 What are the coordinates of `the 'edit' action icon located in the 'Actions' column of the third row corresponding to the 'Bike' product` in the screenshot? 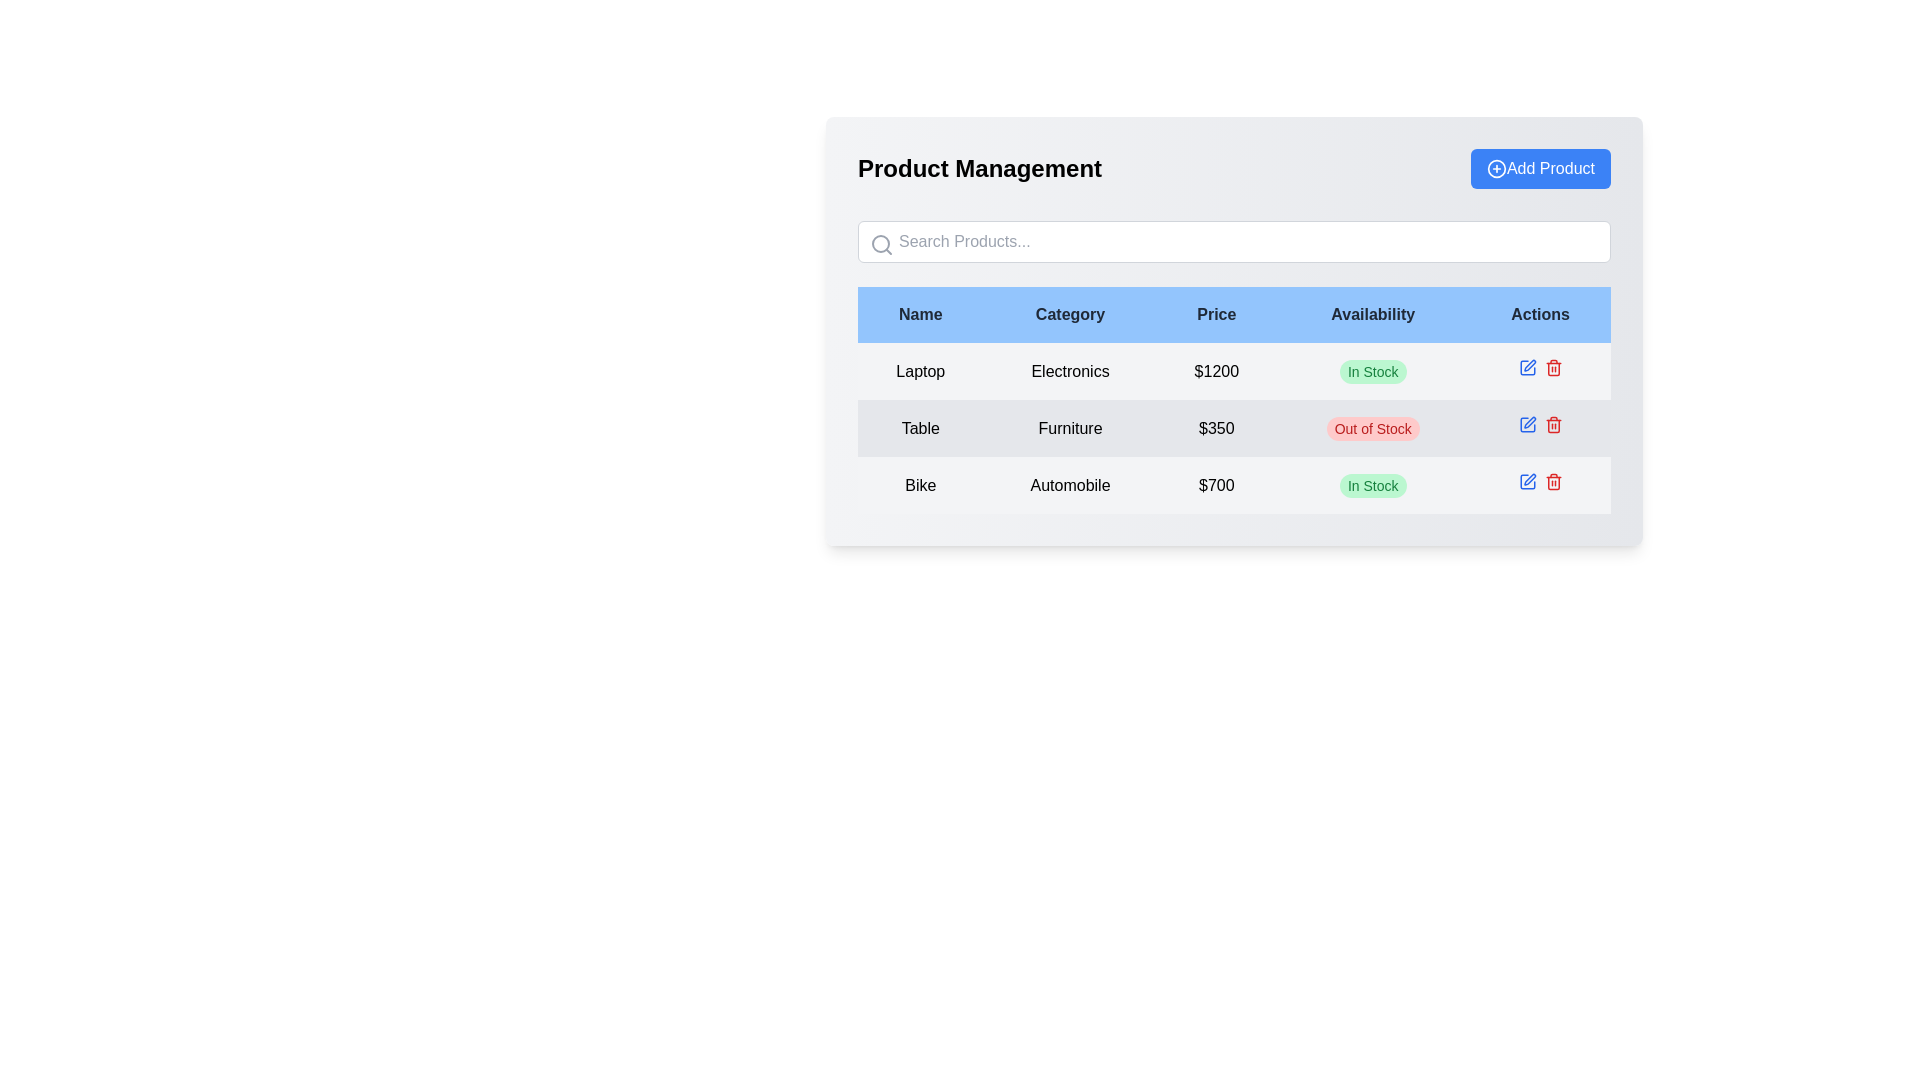 It's located at (1528, 365).